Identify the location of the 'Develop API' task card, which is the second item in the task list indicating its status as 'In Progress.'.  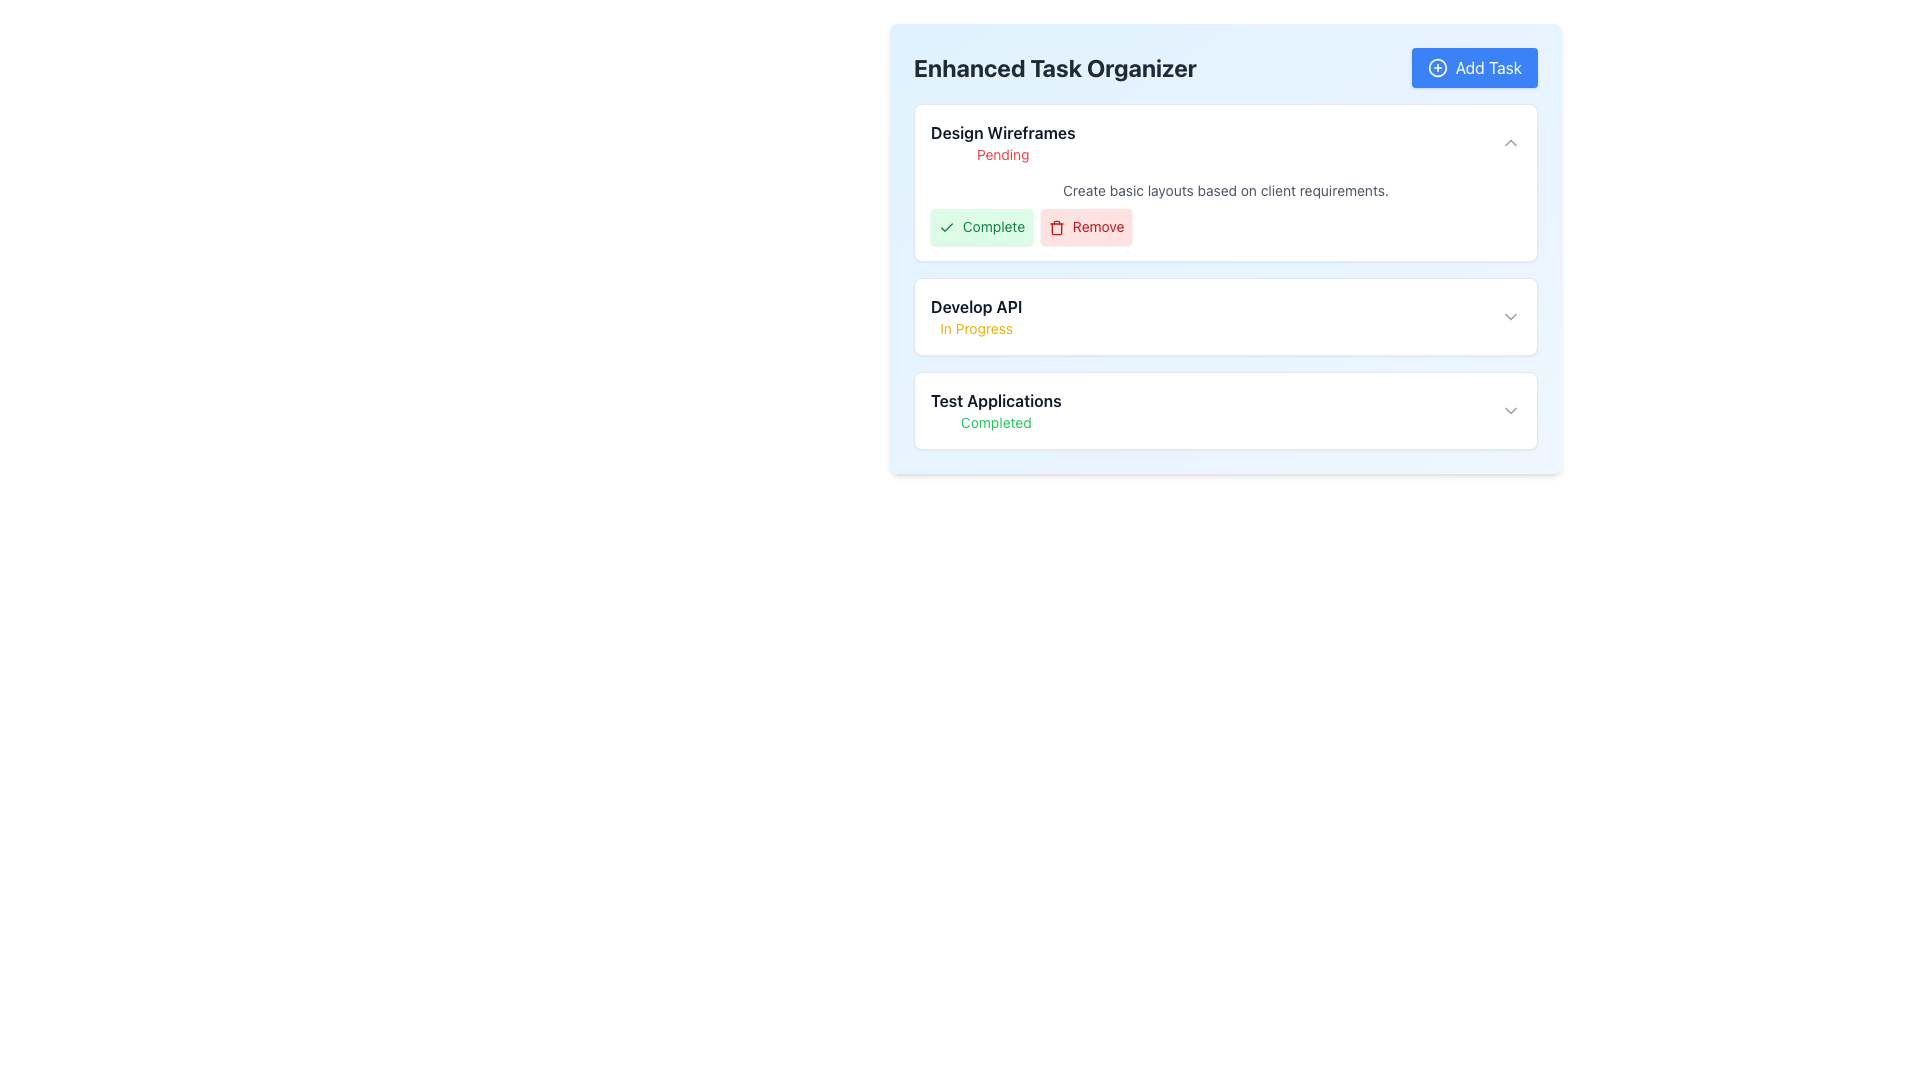
(1224, 315).